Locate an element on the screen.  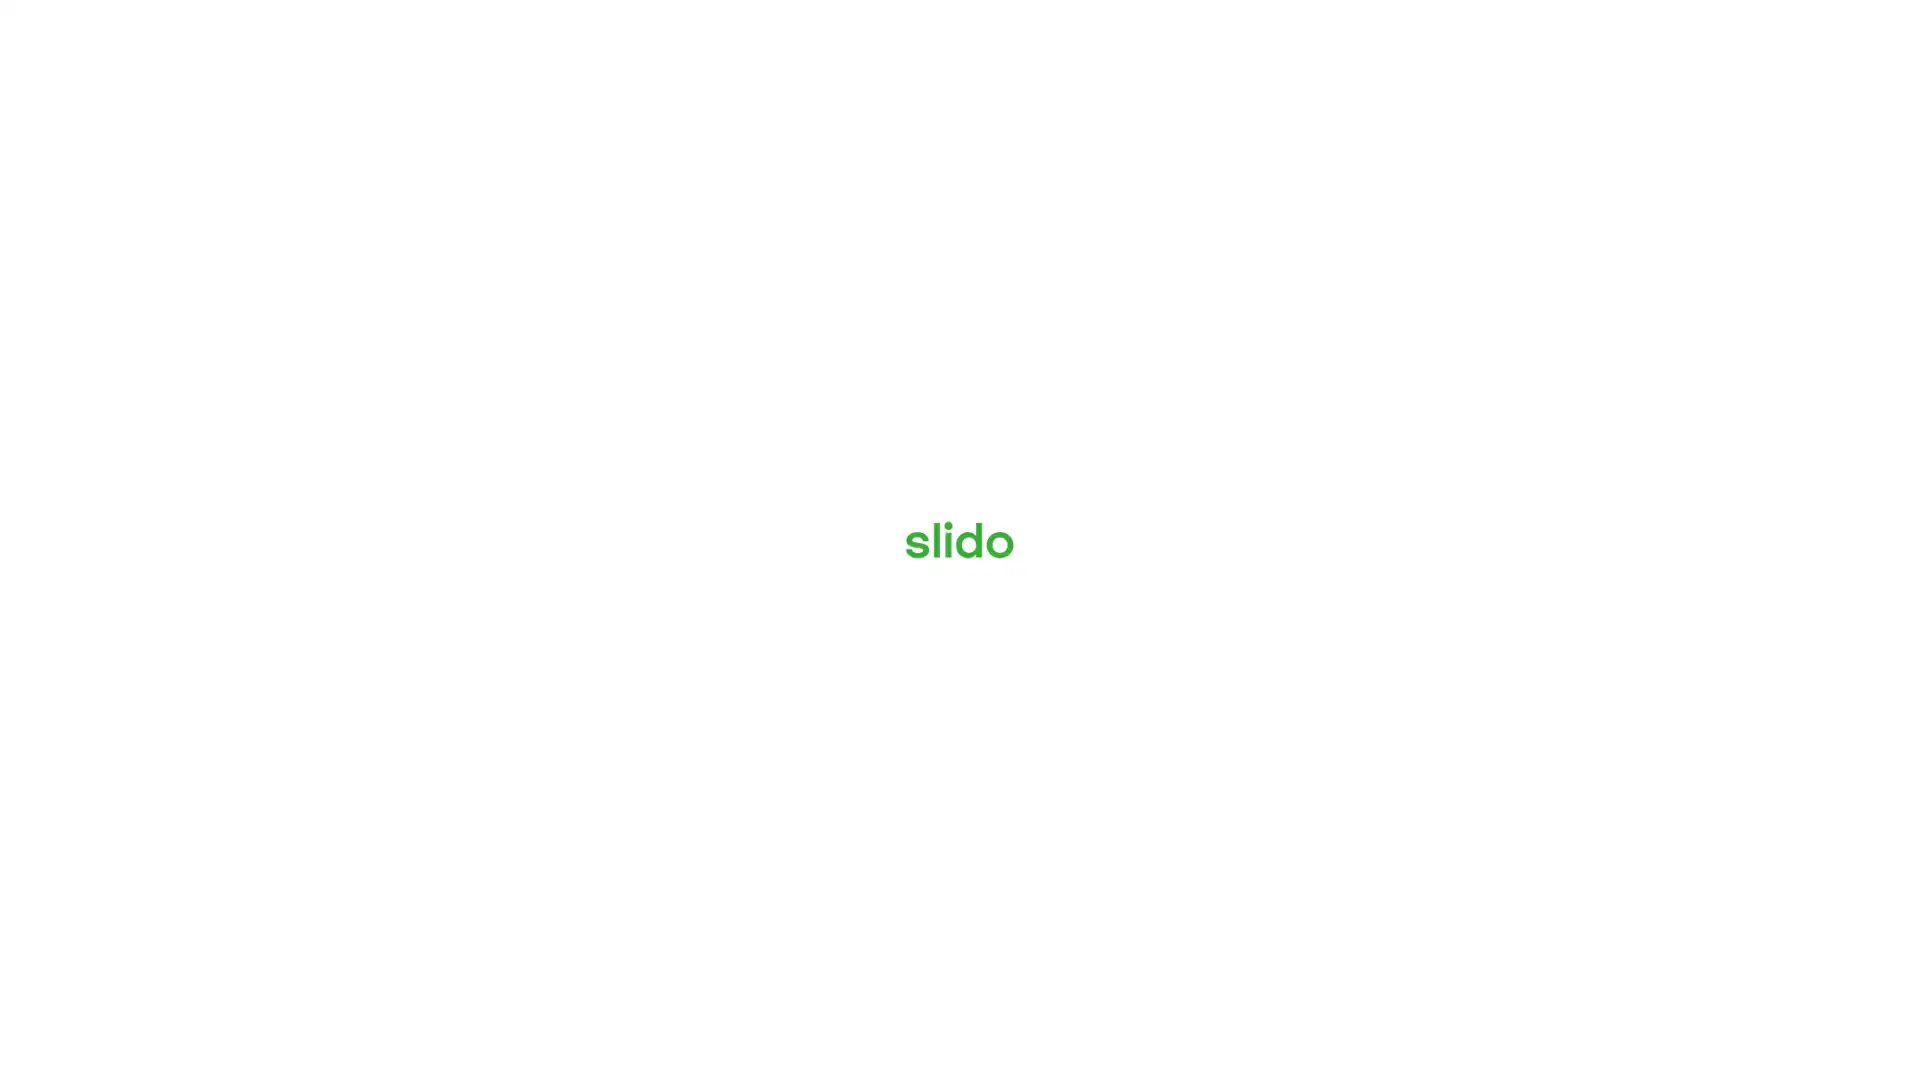
1 reply is located at coordinates (1488, 465).